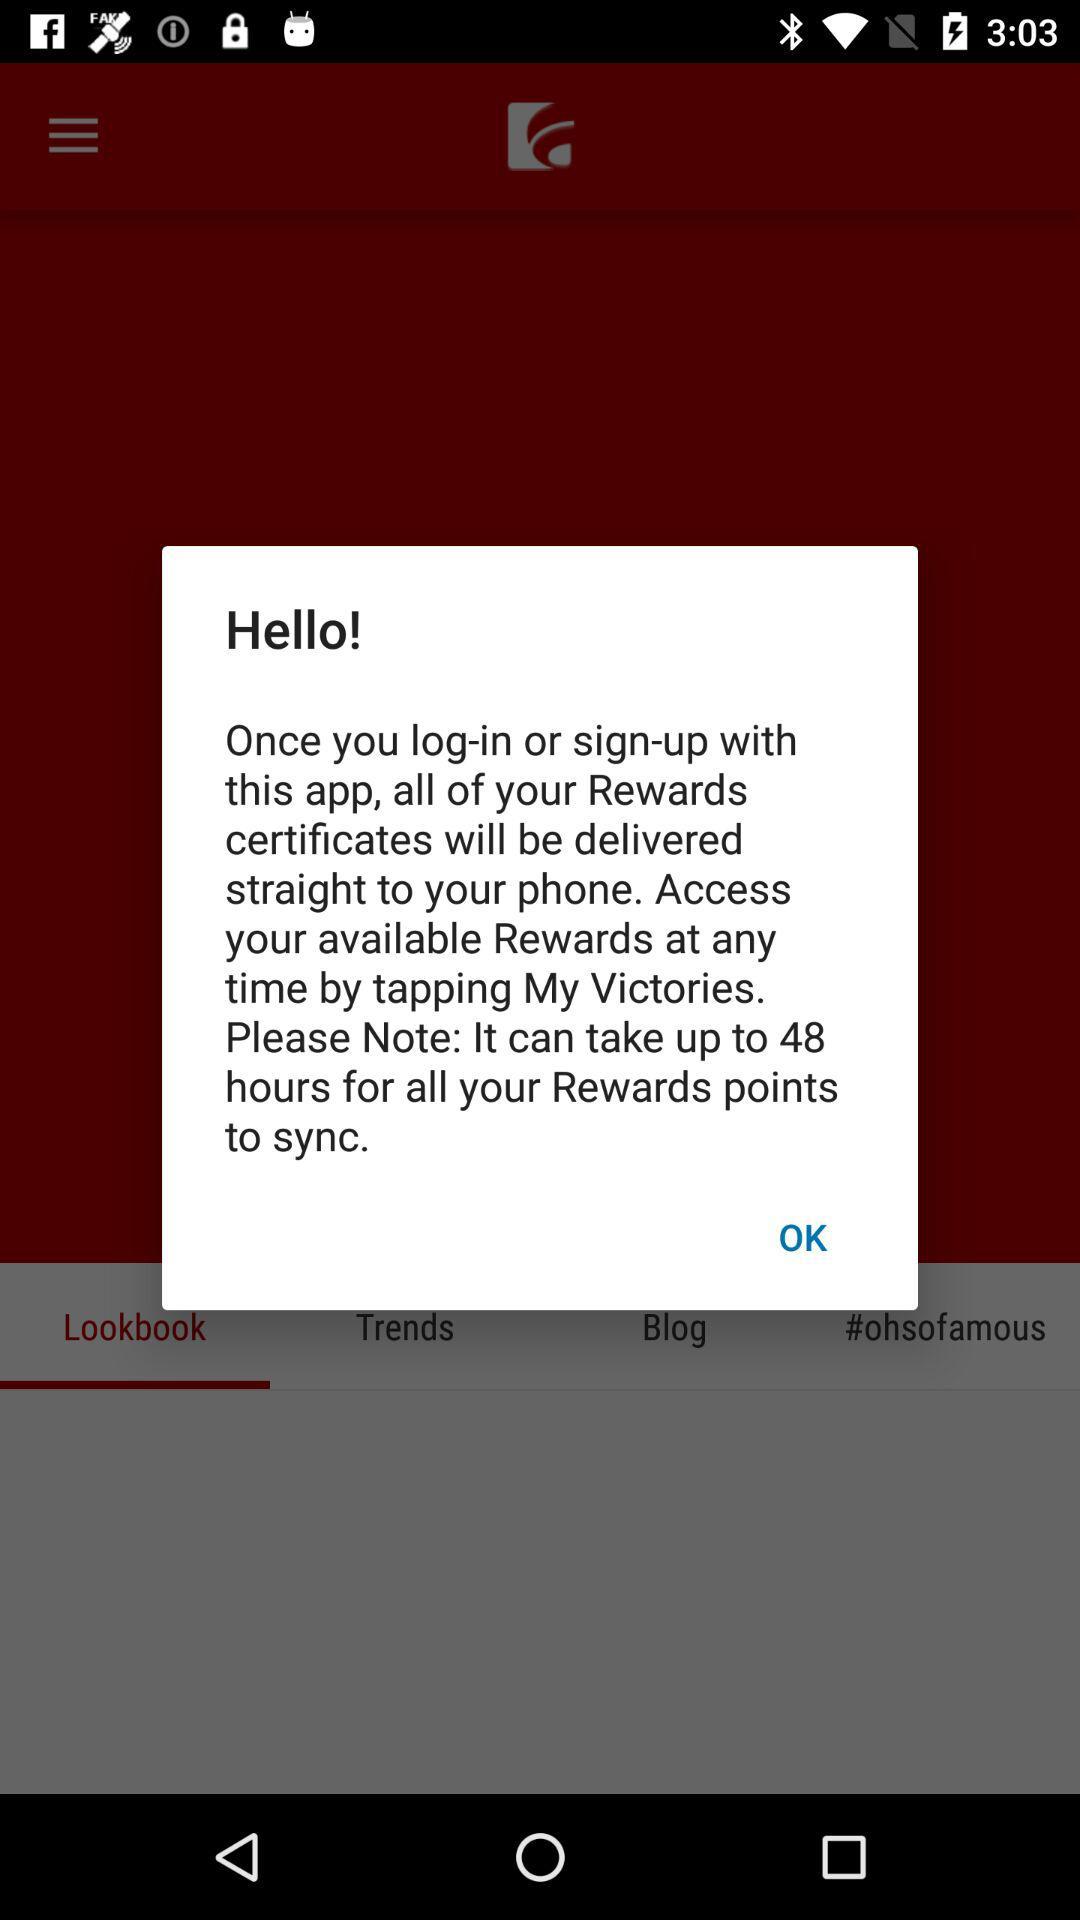  Describe the element at coordinates (801, 1235) in the screenshot. I see `the ok item` at that location.